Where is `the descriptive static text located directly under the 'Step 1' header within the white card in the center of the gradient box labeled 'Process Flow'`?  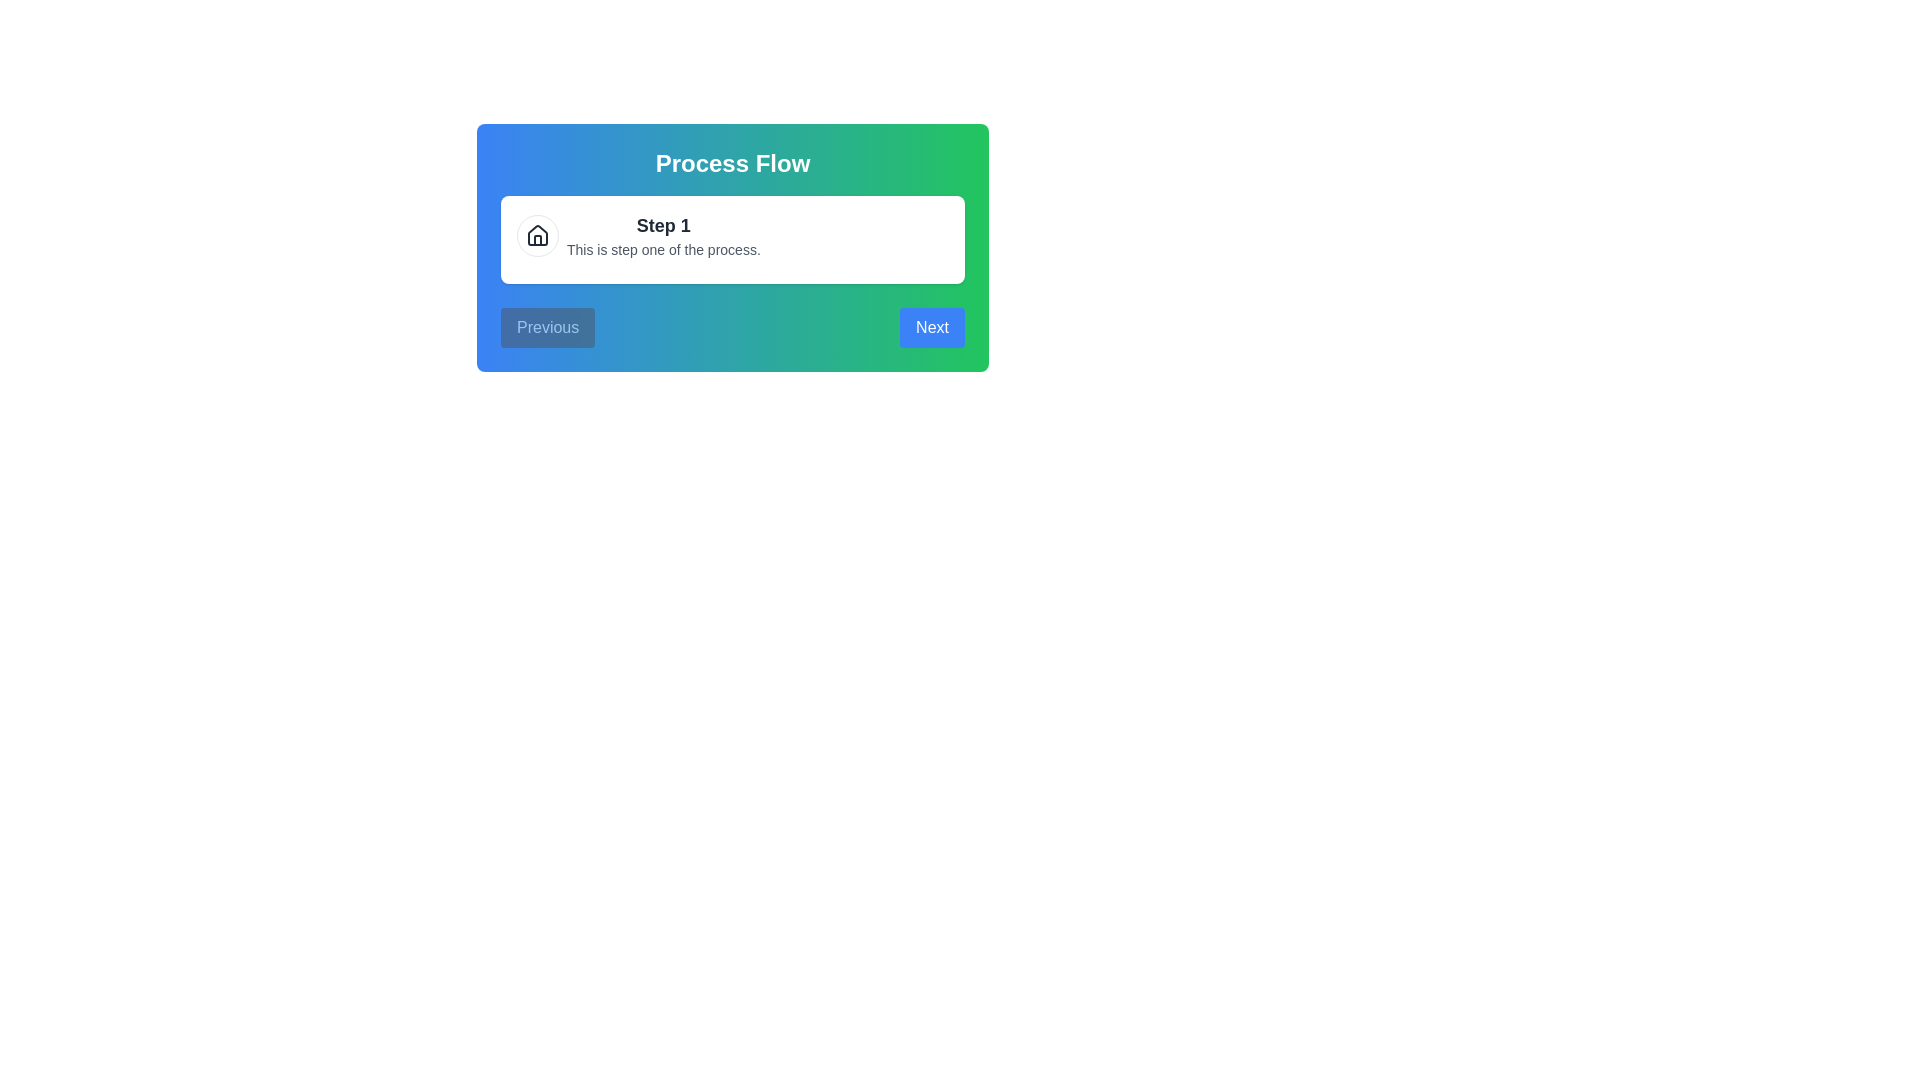
the descriptive static text located directly under the 'Step 1' header within the white card in the center of the gradient box labeled 'Process Flow' is located at coordinates (663, 249).